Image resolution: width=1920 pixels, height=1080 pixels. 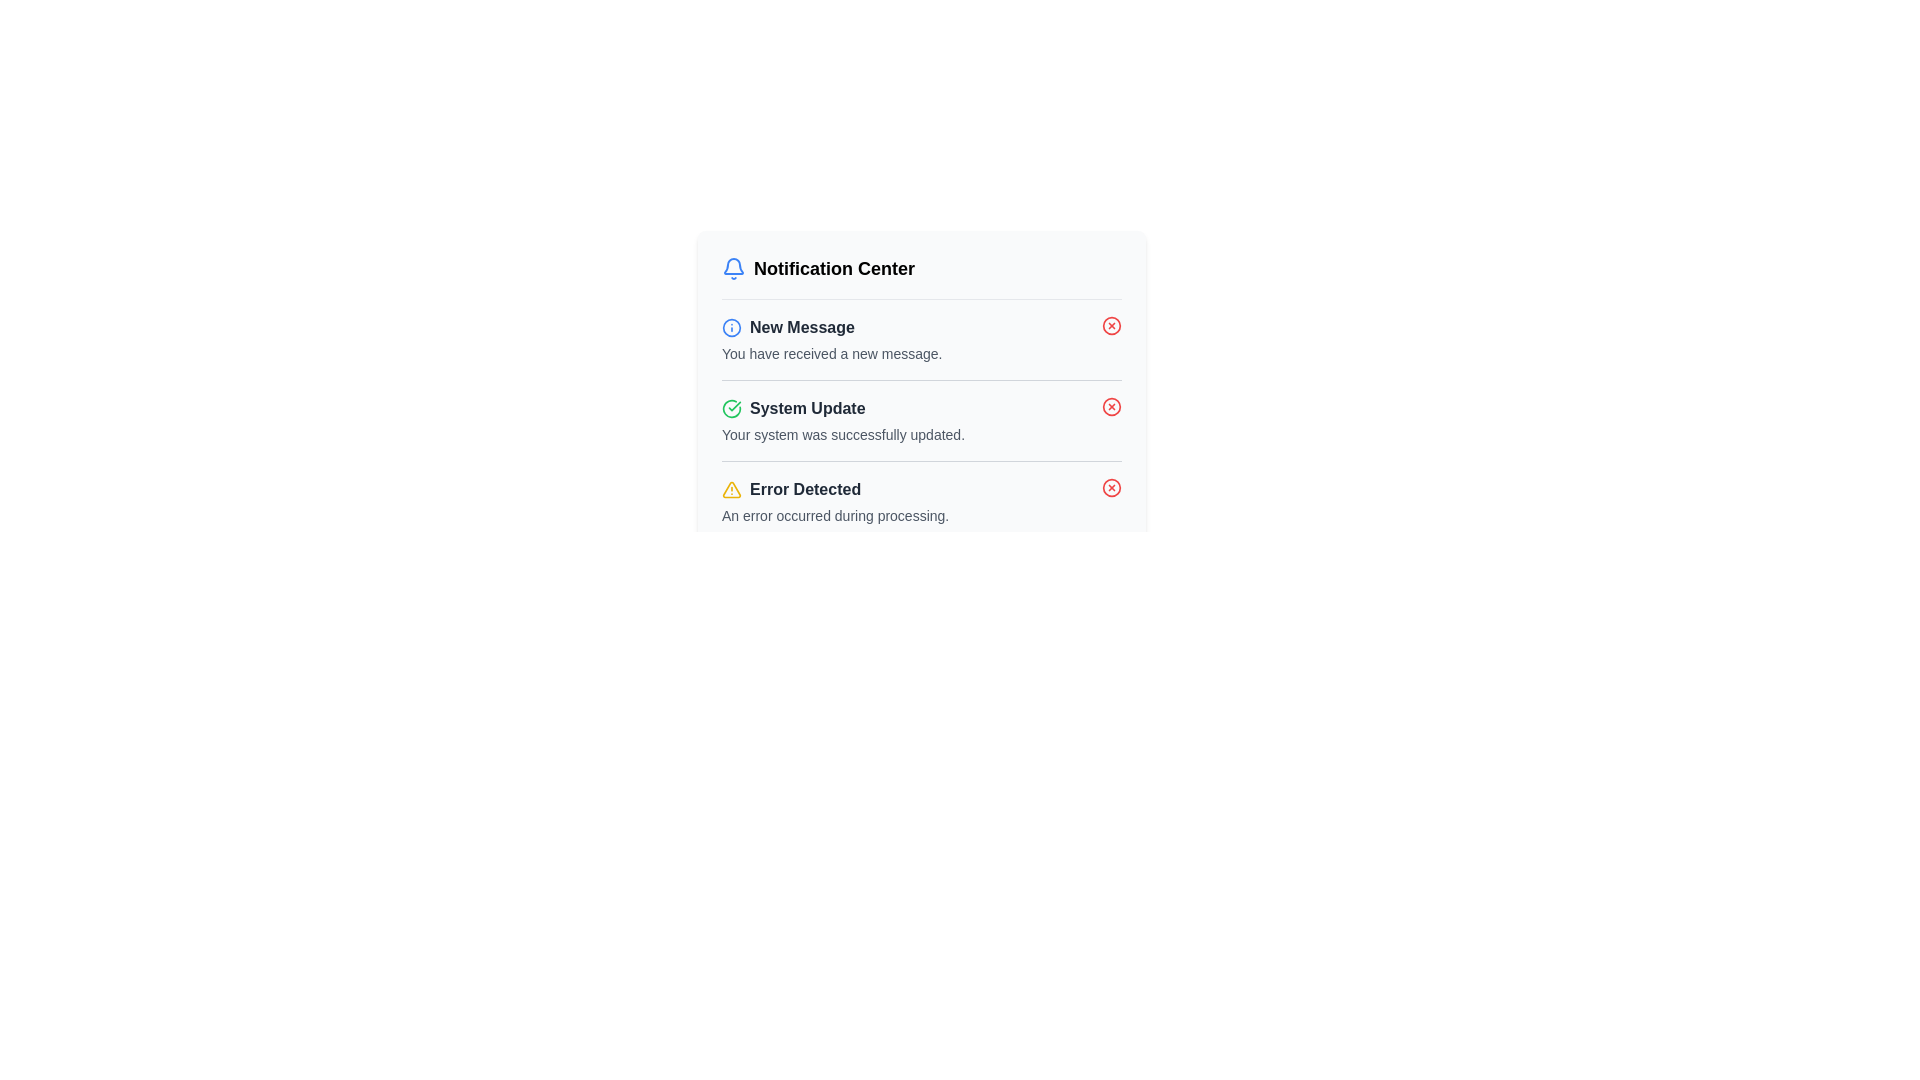 What do you see at coordinates (730, 326) in the screenshot?
I see `the SVG Circle element located in the Notification Center, representing urgency or information within the leftmost notification icon` at bounding box center [730, 326].